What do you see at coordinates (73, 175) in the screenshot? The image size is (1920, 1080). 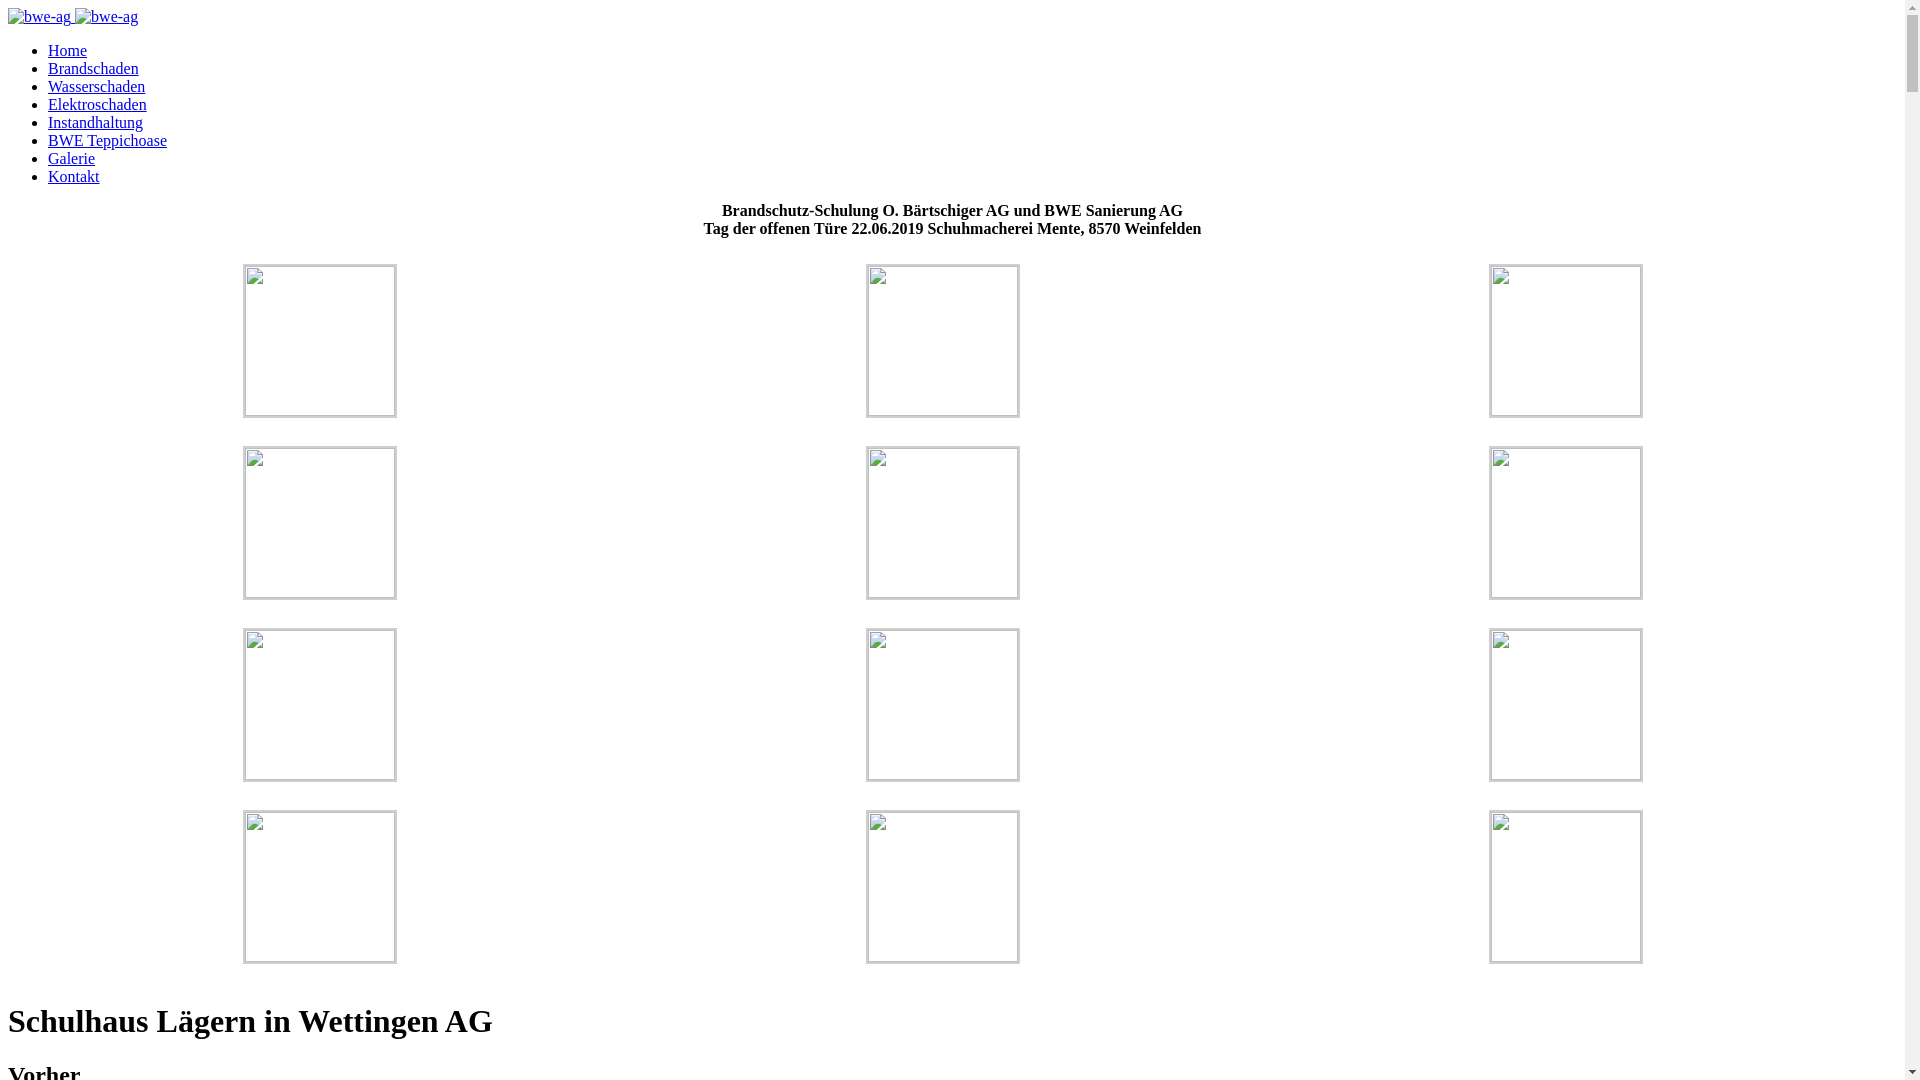 I see `'Kontakt'` at bounding box center [73, 175].